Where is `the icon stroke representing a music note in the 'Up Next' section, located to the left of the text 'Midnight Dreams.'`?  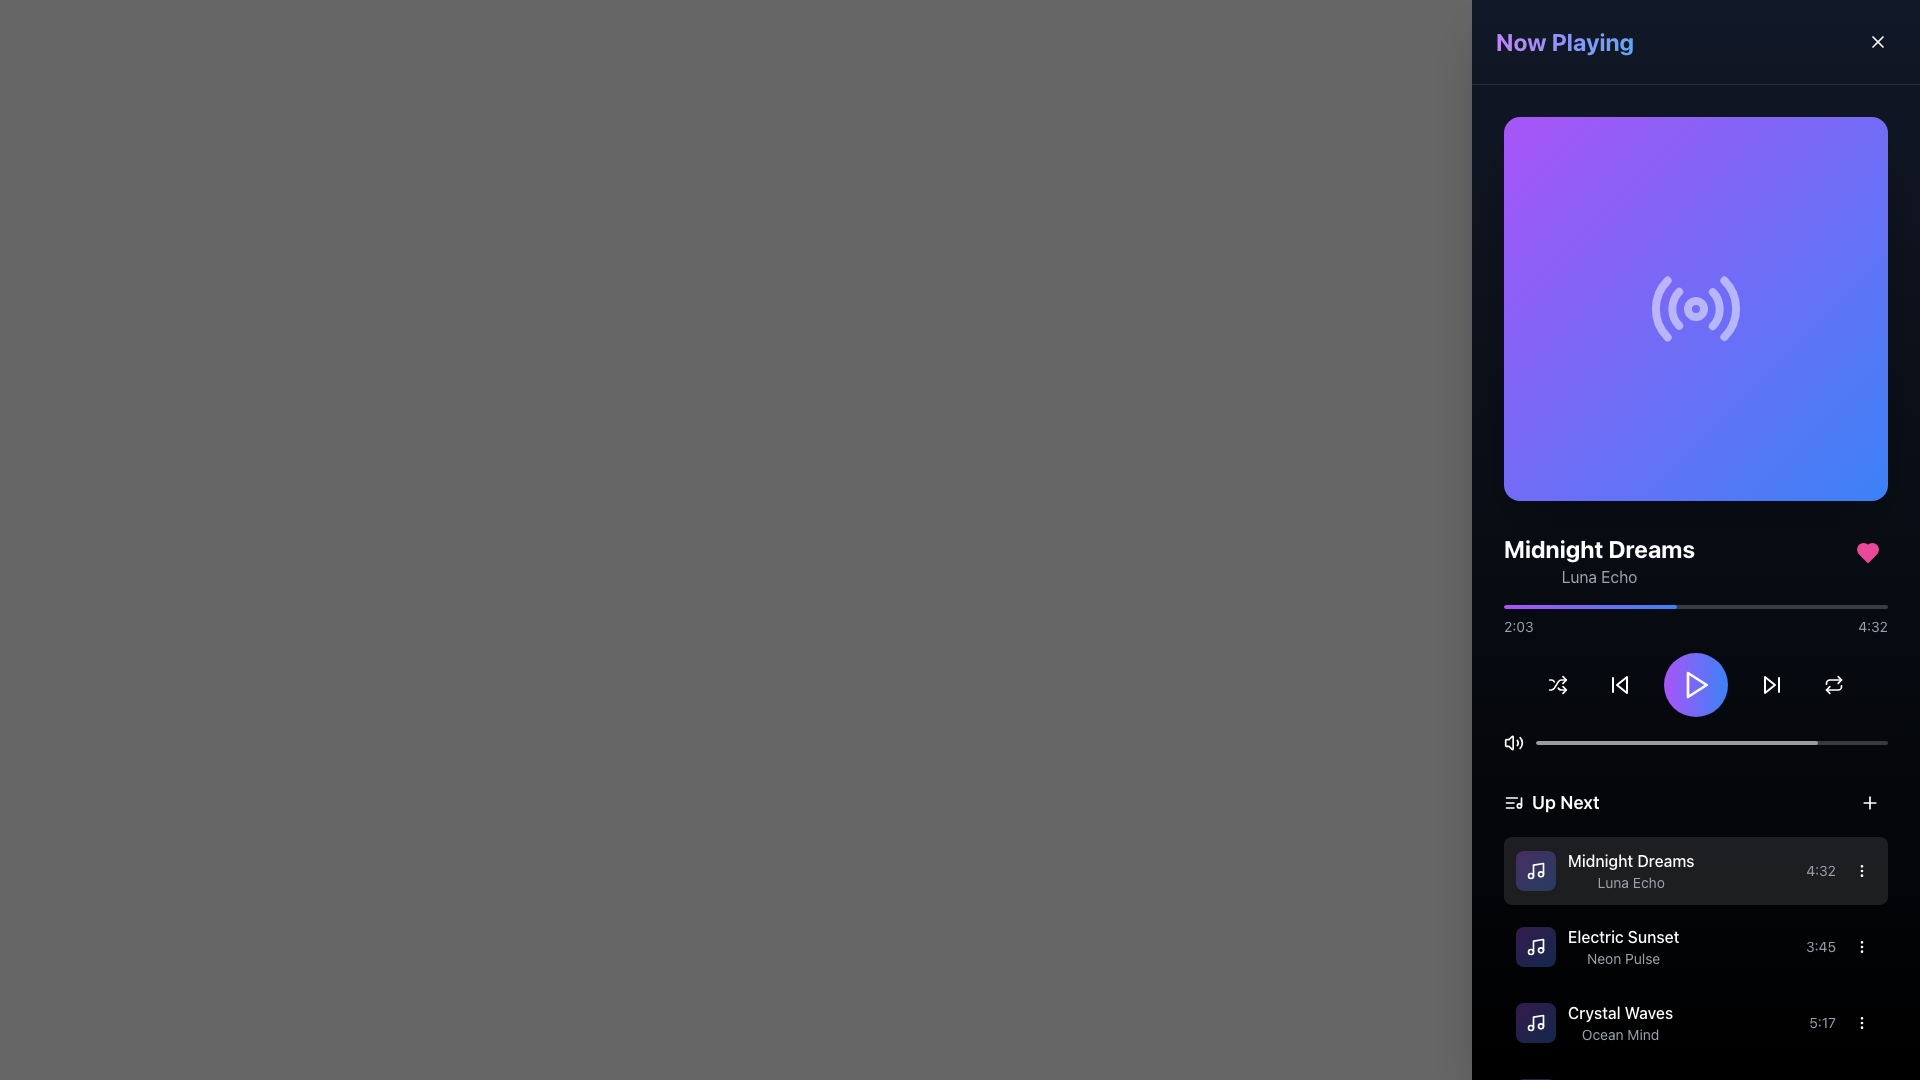 the icon stroke representing a music note in the 'Up Next' section, located to the left of the text 'Midnight Dreams.' is located at coordinates (1537, 1021).